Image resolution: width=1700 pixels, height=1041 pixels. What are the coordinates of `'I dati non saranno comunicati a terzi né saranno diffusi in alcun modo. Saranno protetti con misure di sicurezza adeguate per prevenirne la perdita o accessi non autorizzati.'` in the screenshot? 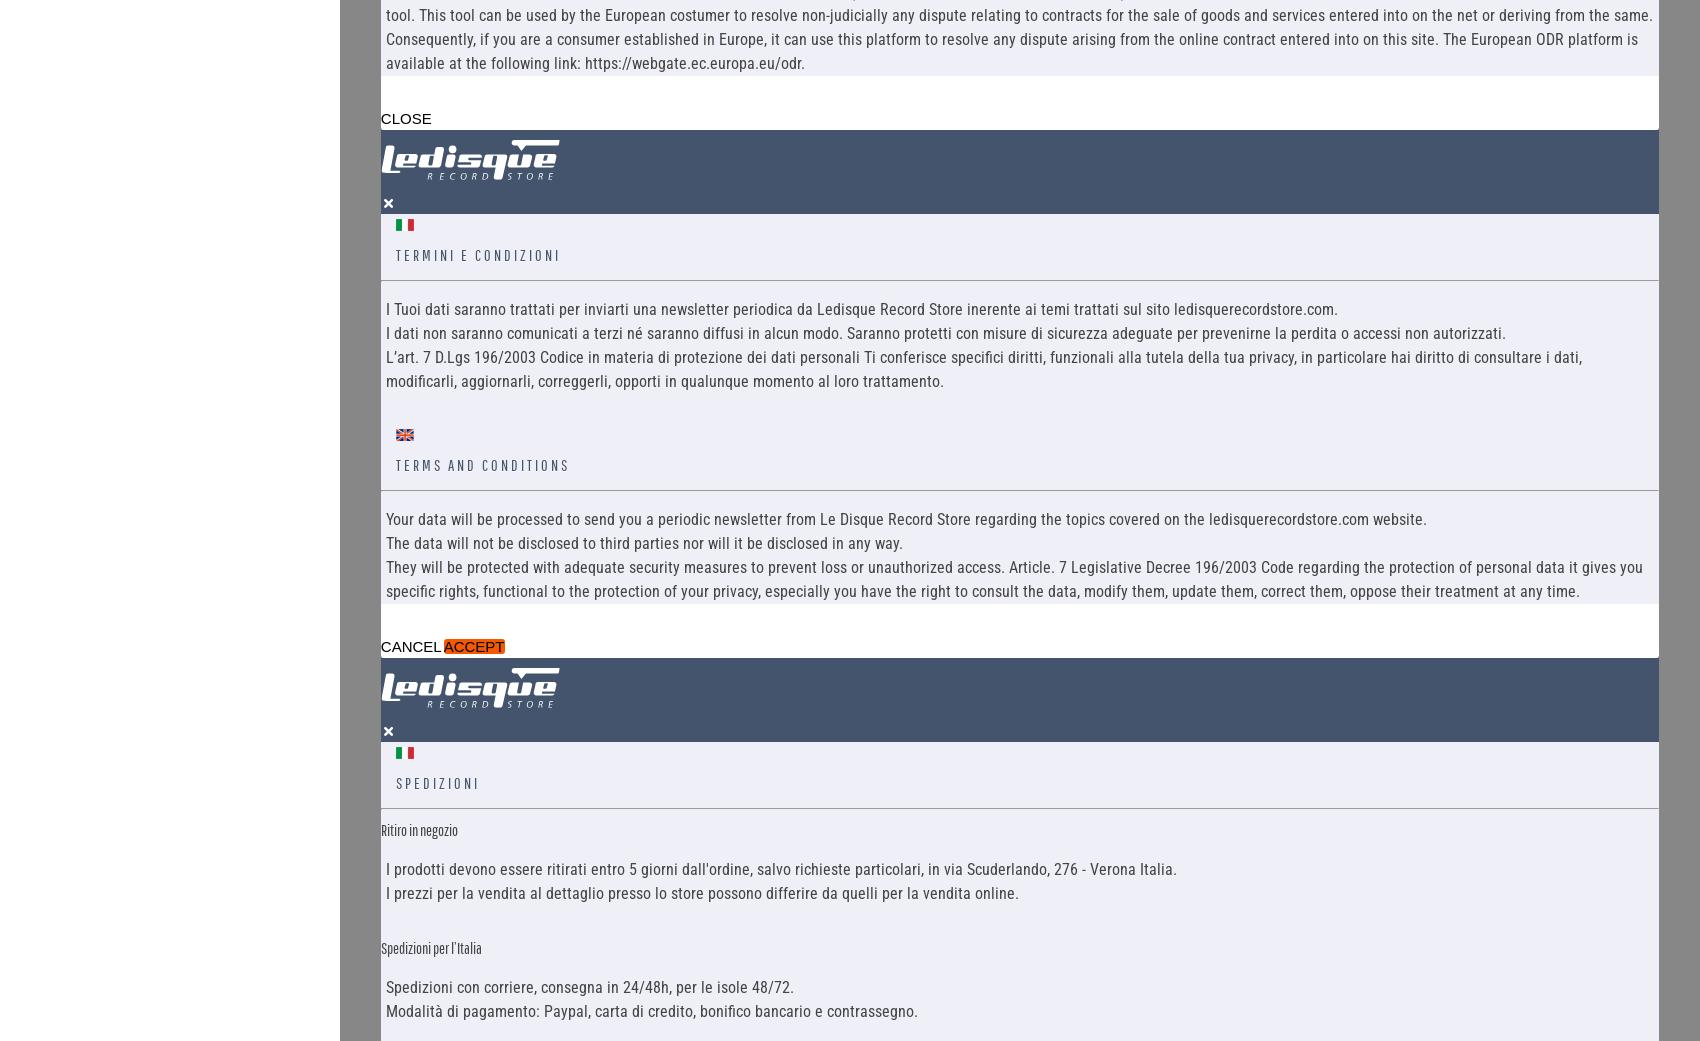 It's located at (384, 332).